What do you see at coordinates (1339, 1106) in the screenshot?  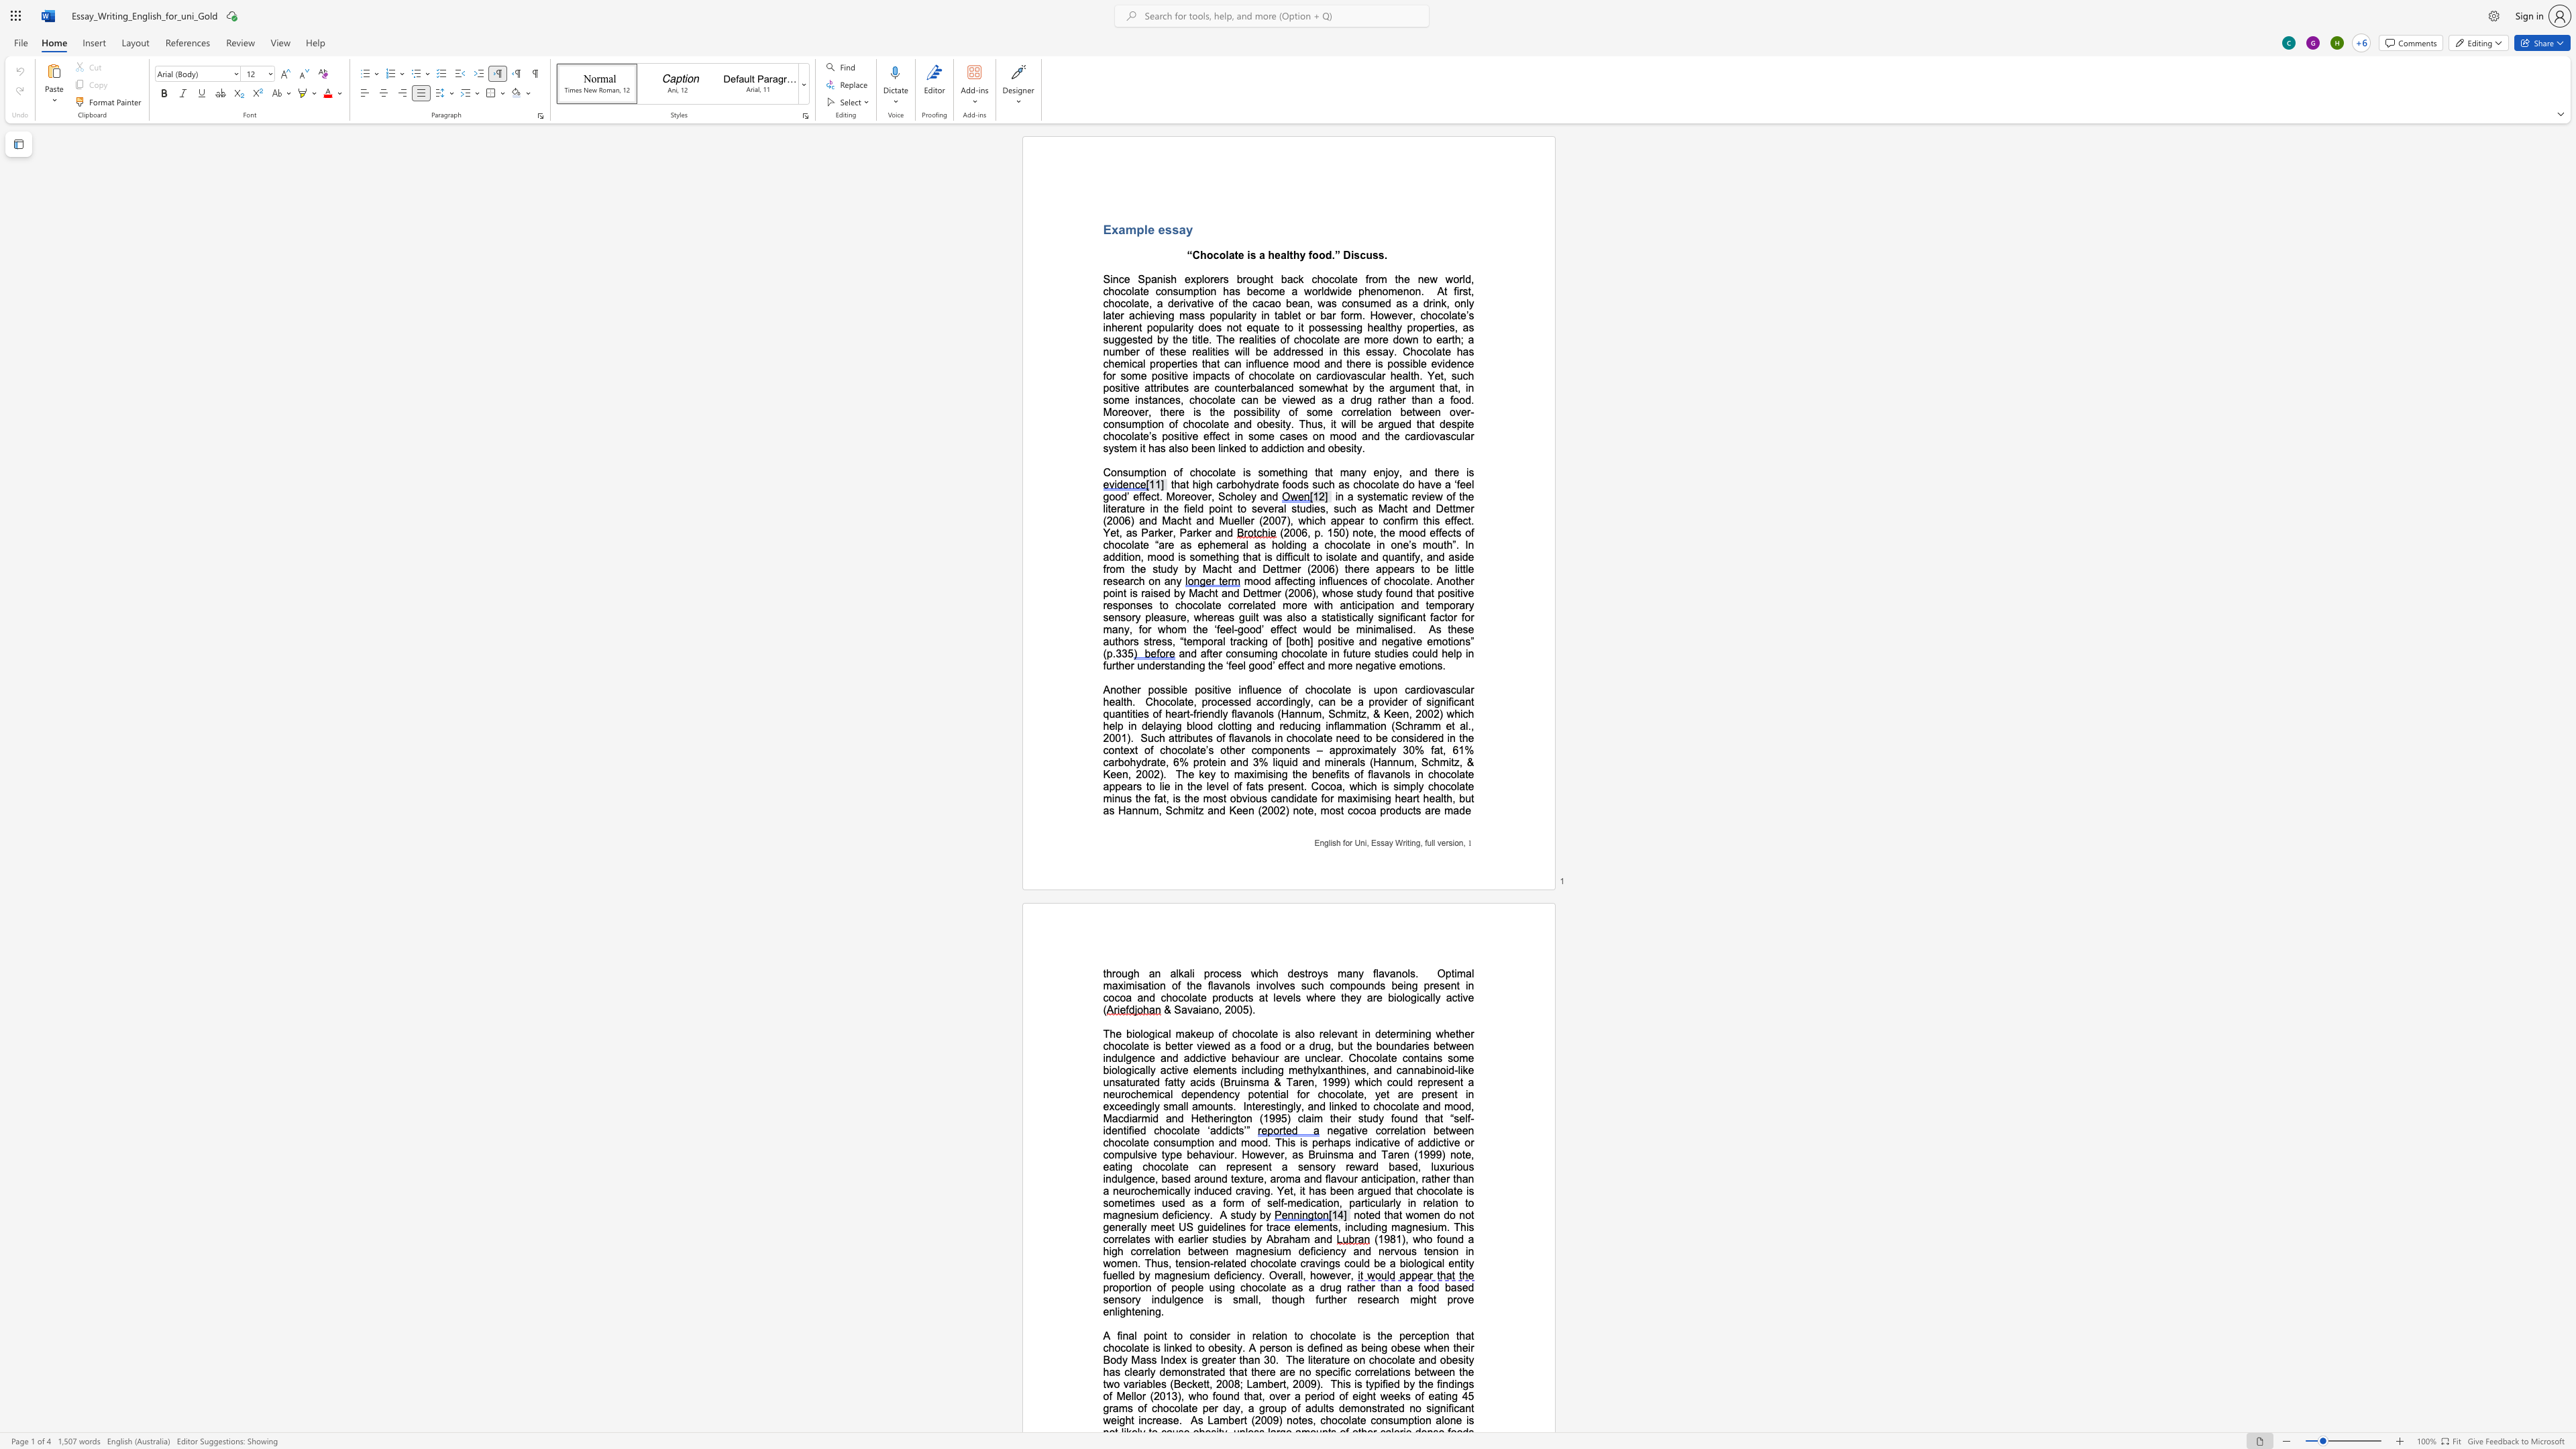 I see `the space between the continuous character "n" and "k" in the text` at bounding box center [1339, 1106].